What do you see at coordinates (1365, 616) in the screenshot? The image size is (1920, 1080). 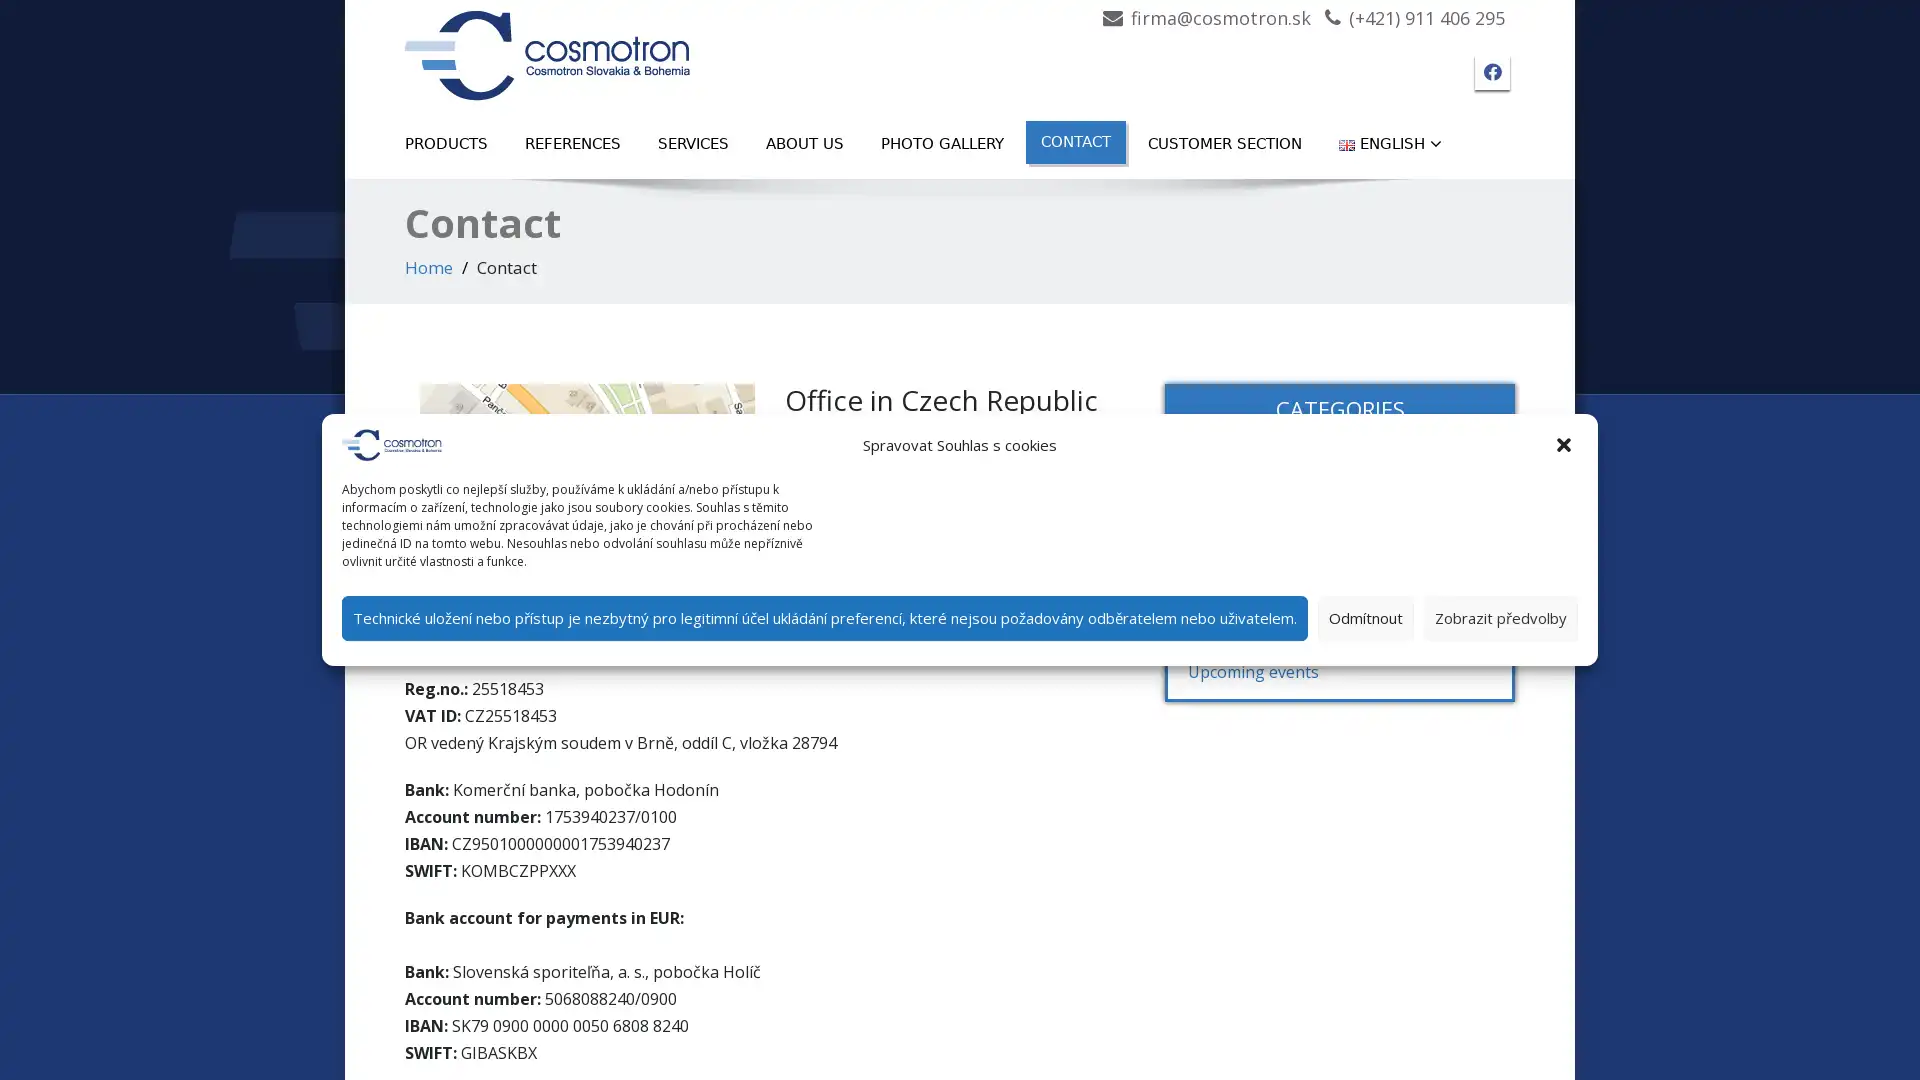 I see `Odmitnout` at bounding box center [1365, 616].